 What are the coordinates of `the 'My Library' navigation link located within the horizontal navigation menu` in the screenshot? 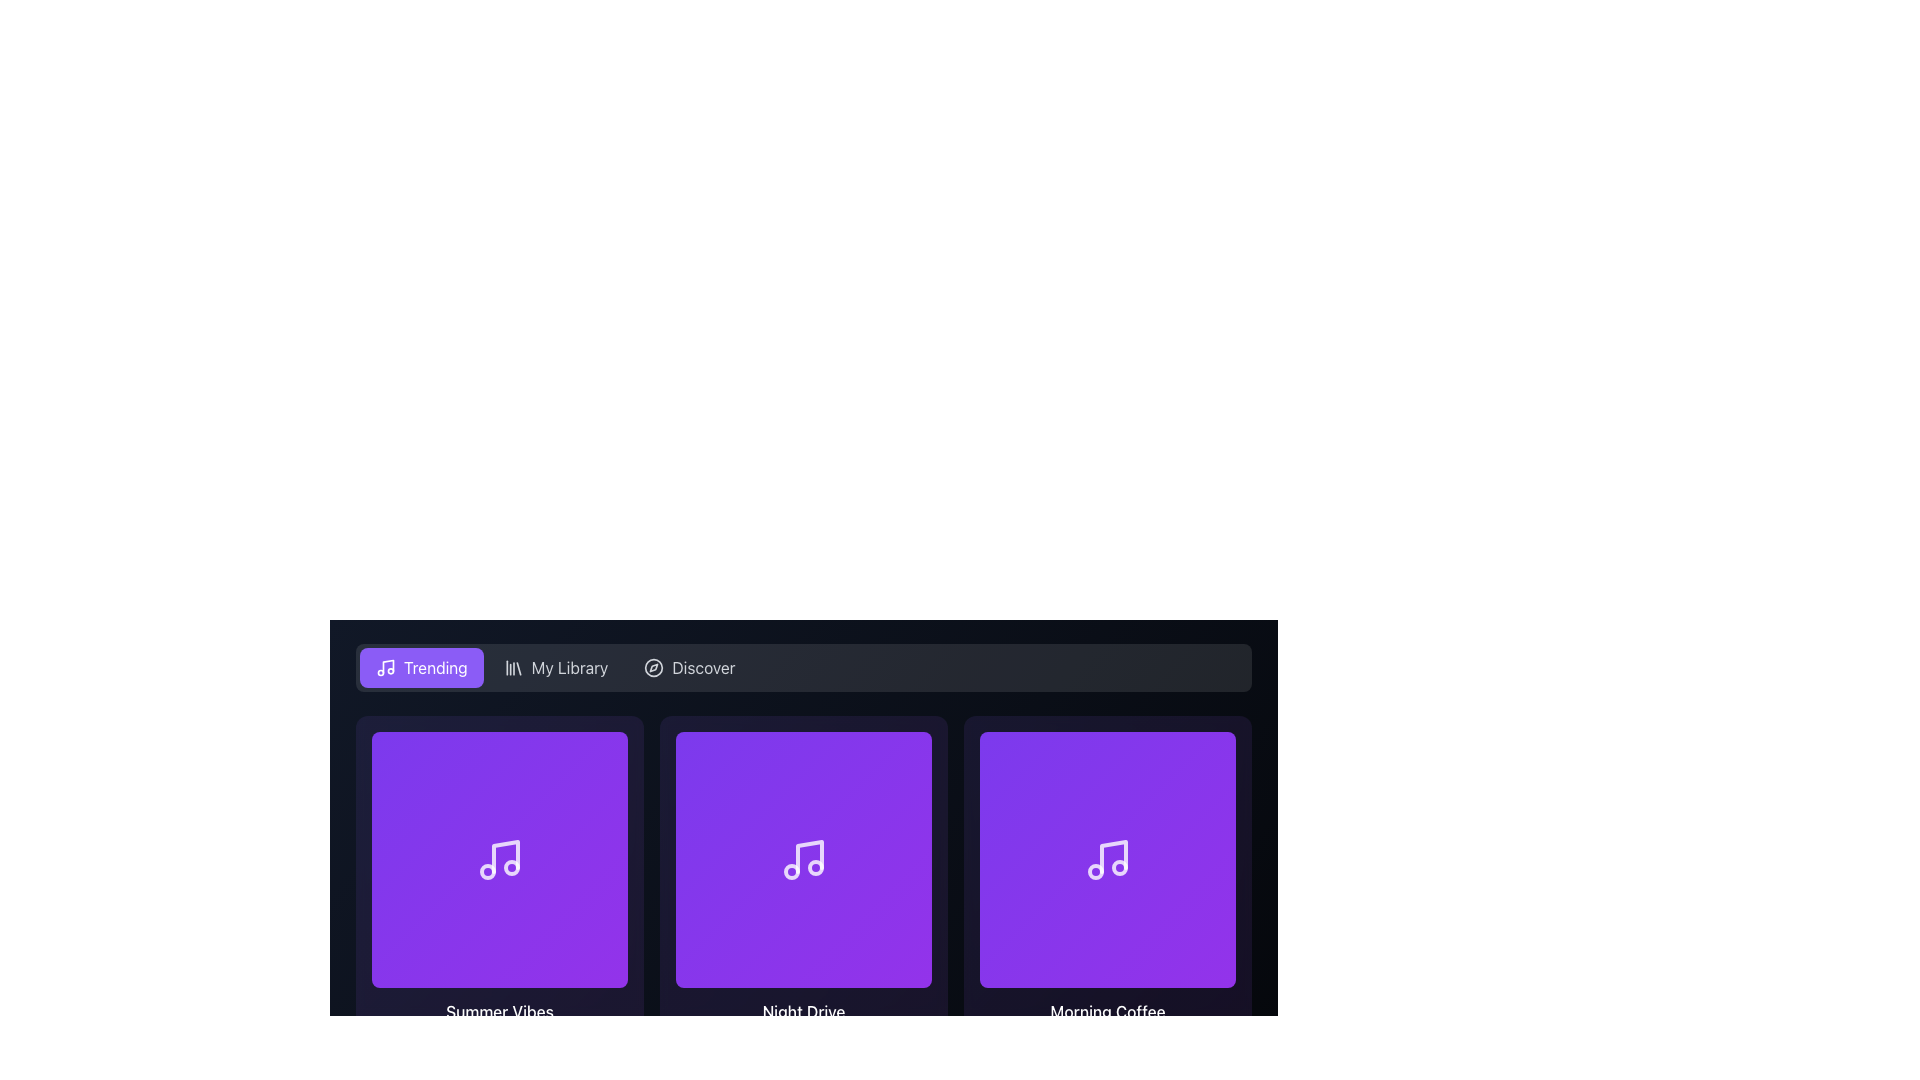 It's located at (569, 667).